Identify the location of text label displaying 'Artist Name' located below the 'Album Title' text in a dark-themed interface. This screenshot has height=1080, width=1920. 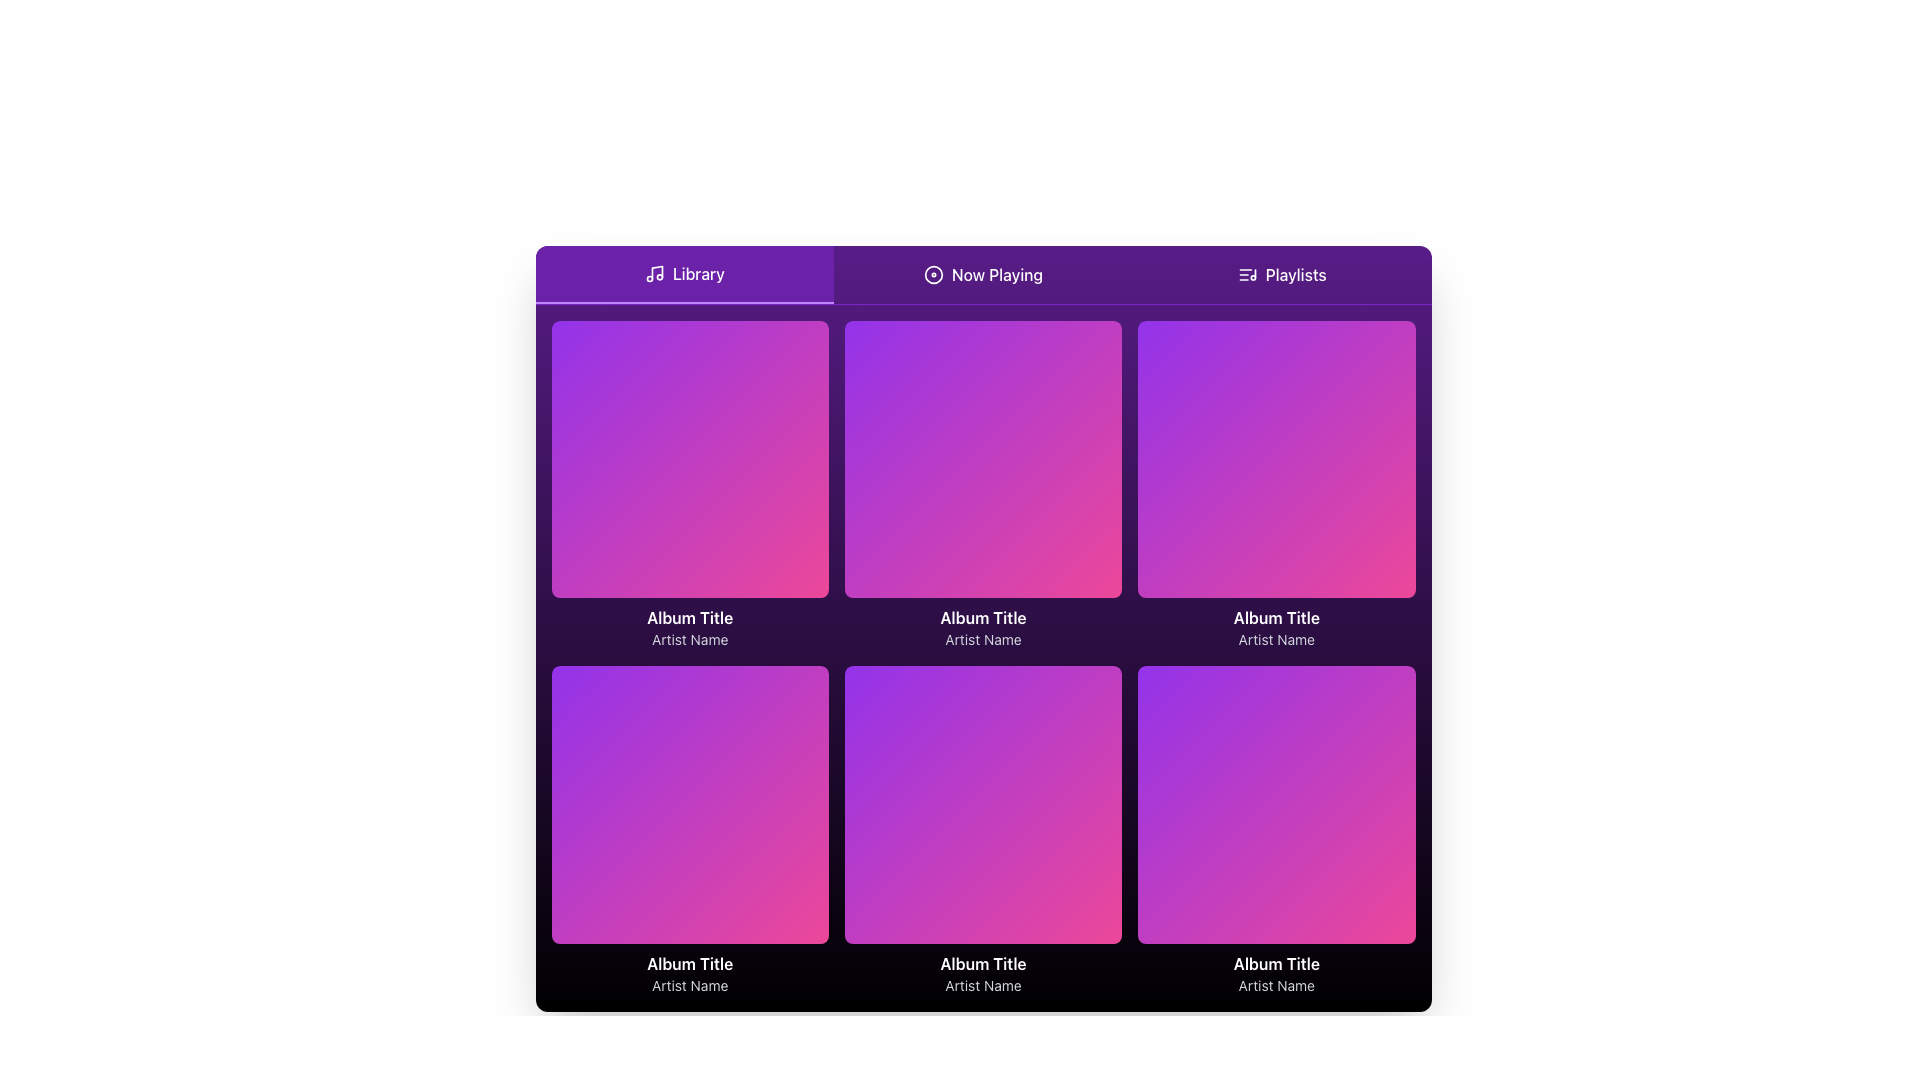
(983, 984).